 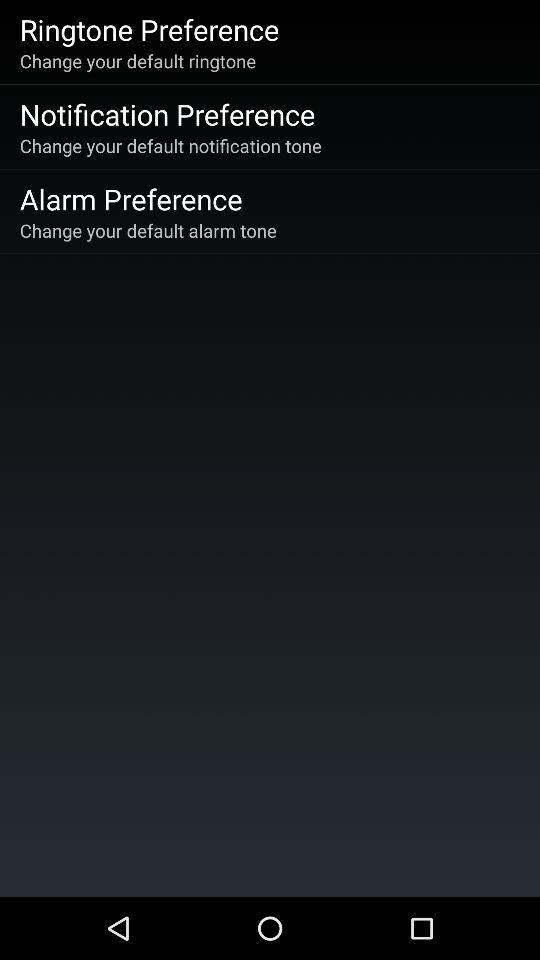 What do you see at coordinates (166, 114) in the screenshot?
I see `the notification preference app` at bounding box center [166, 114].